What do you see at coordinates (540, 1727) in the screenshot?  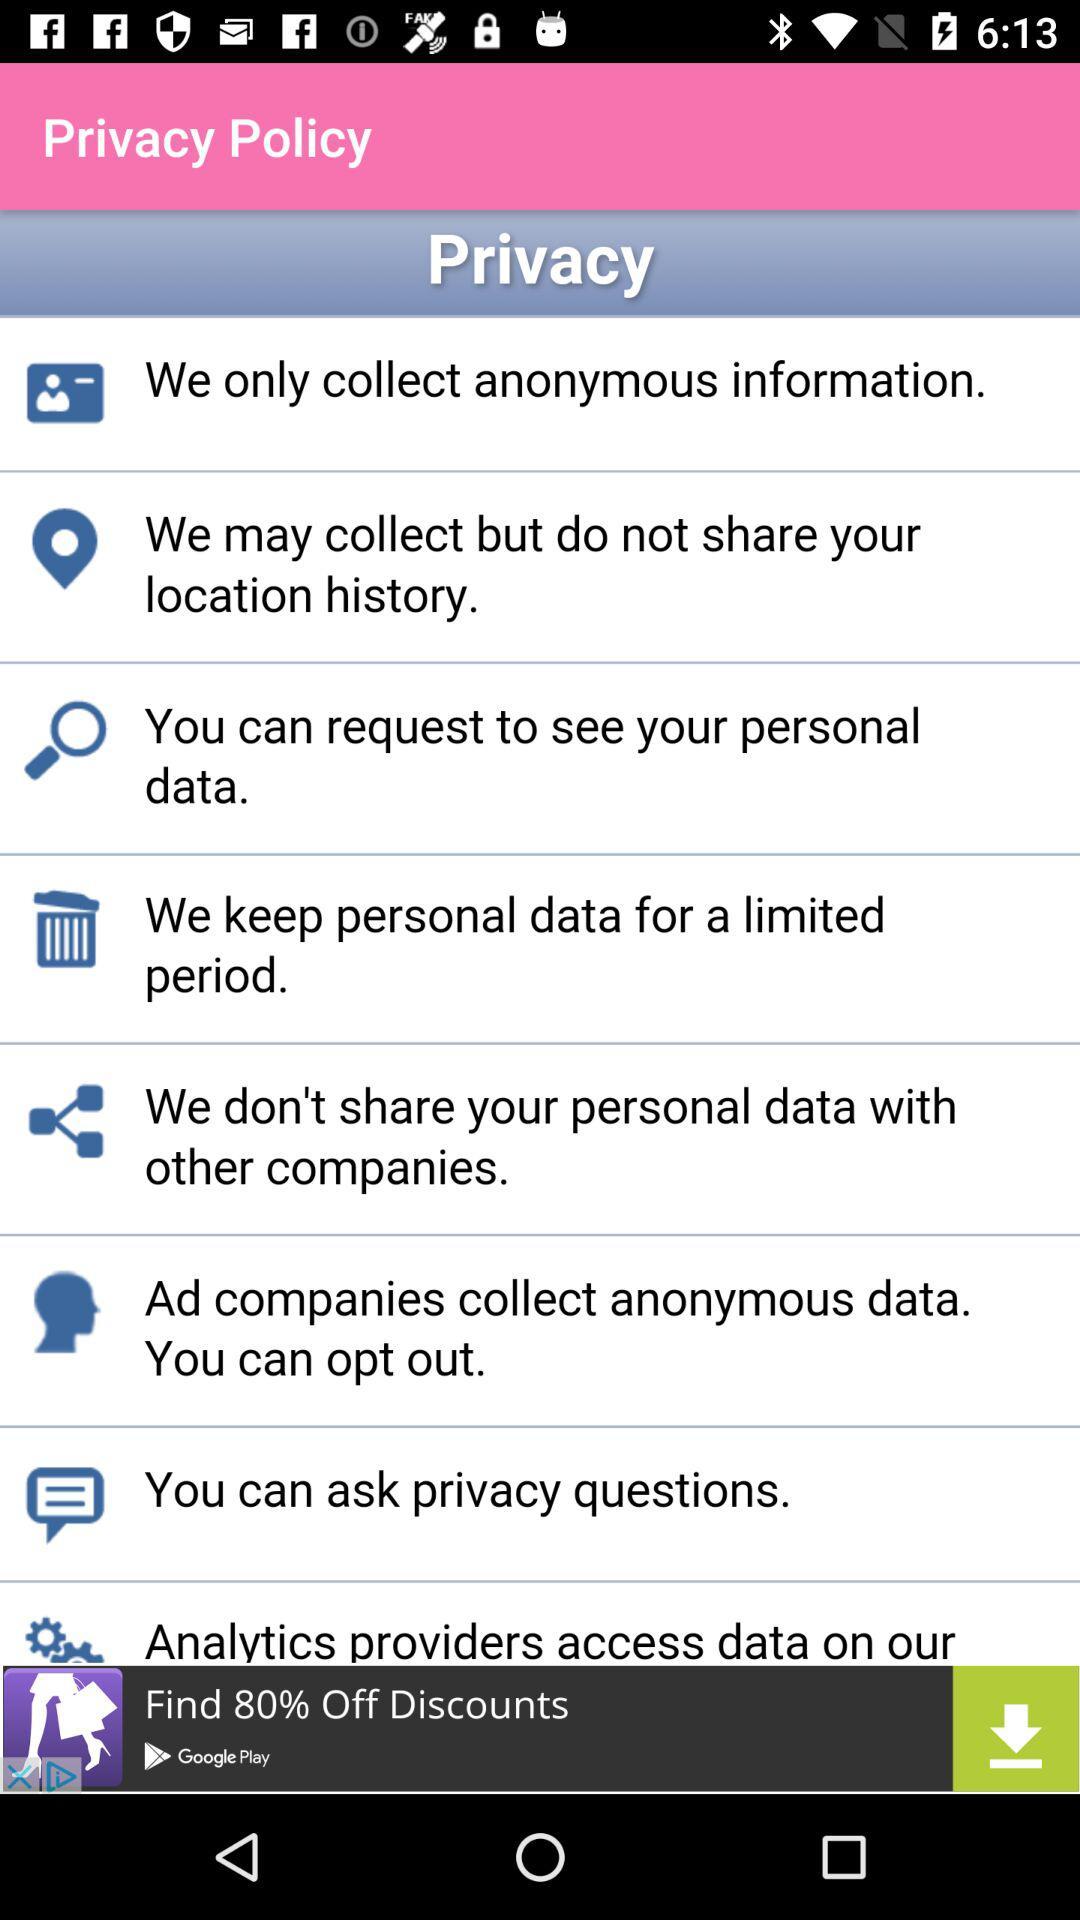 I see `goes to advertiser 's website` at bounding box center [540, 1727].